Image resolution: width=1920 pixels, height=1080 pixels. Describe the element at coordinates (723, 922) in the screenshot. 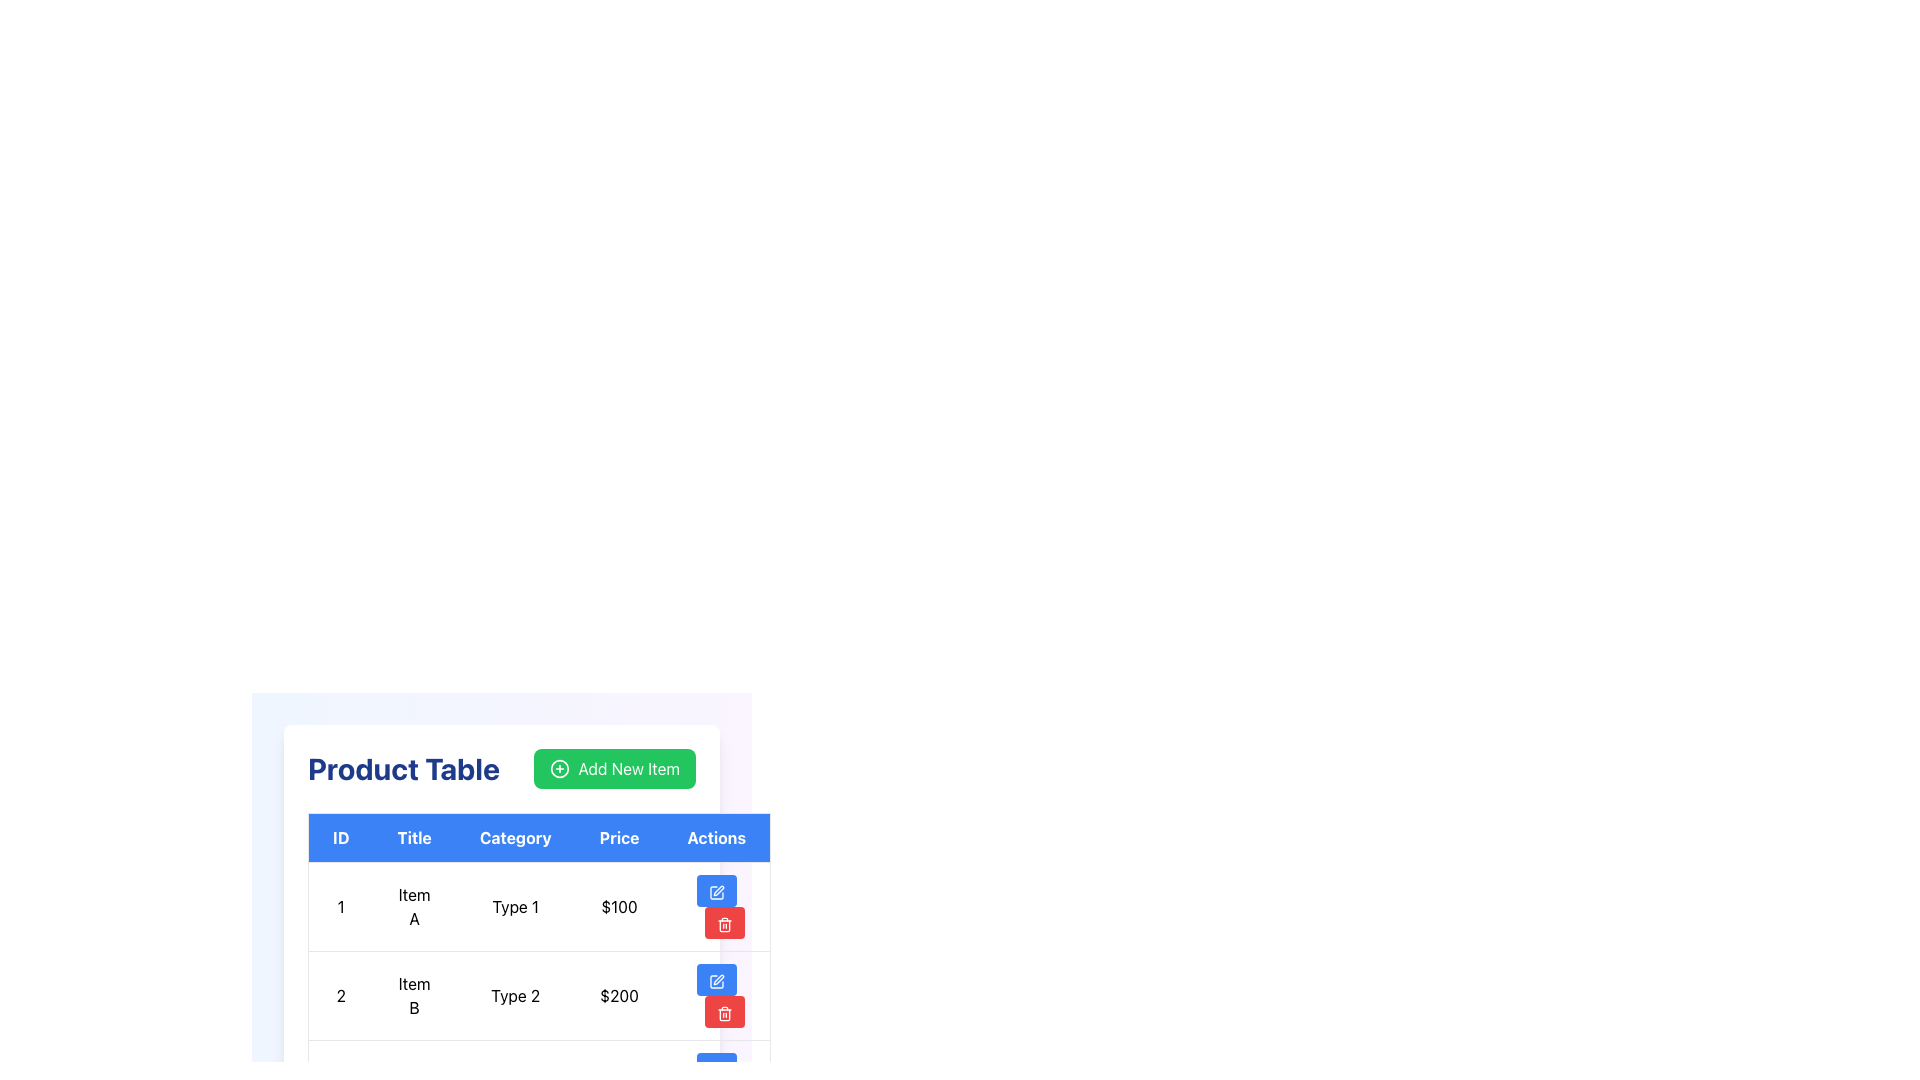

I see `the delete button located in the 'Actions' column of the second row in the product table` at that location.